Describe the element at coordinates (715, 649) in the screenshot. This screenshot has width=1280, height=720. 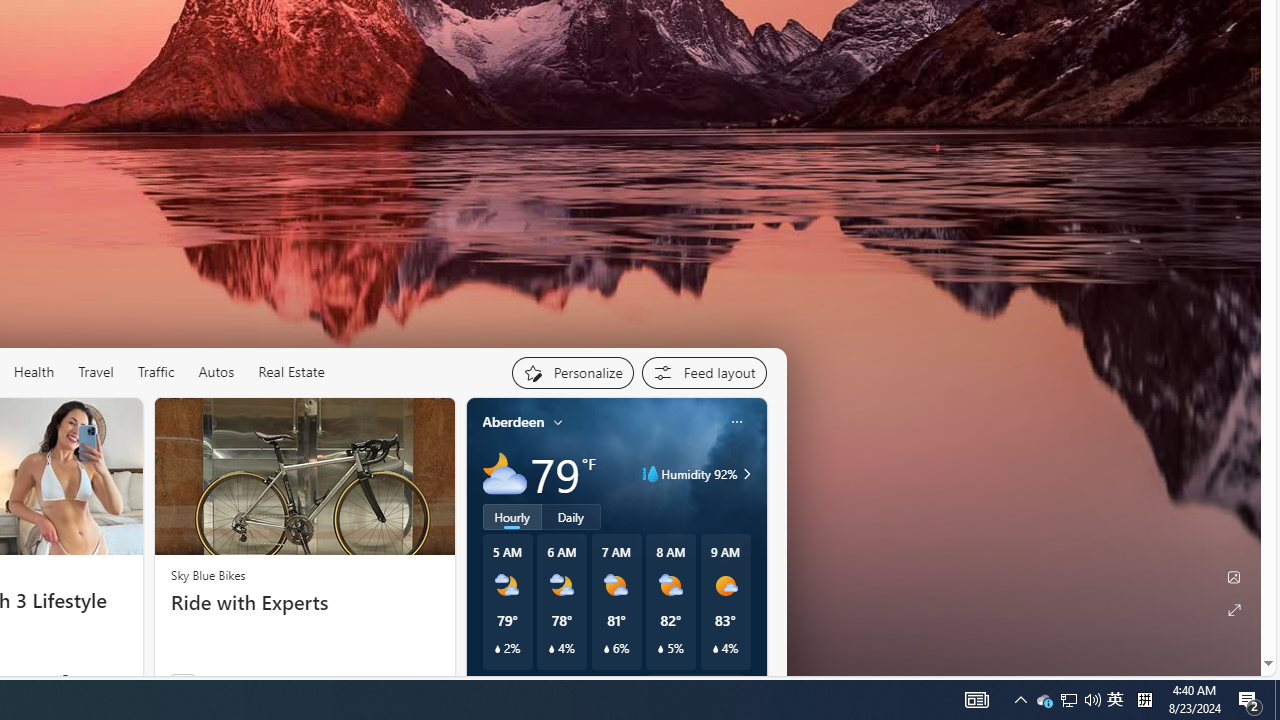
I see `'Class: weather-current-precipitation-glyph'` at that location.